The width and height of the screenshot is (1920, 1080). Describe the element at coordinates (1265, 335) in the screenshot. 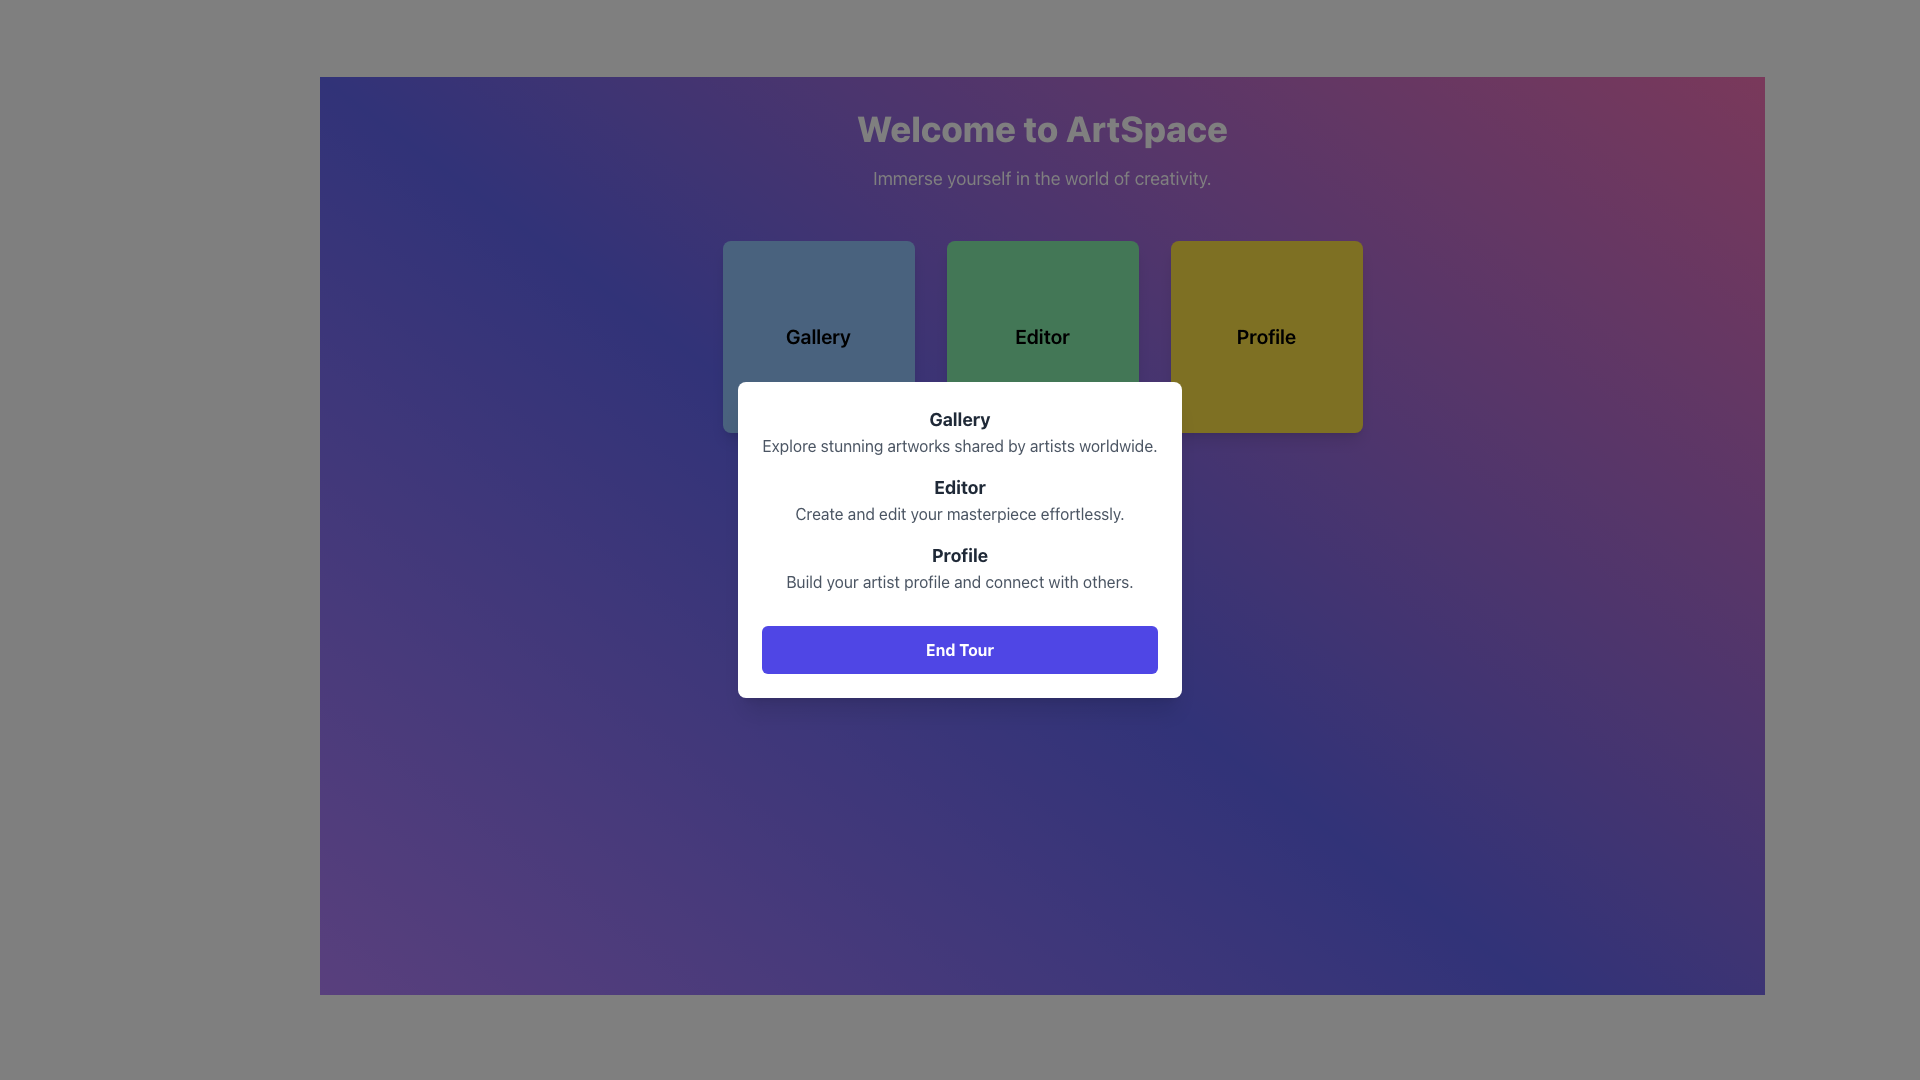

I see `the 'Profile' button, which is the last element in the grid layout` at that location.